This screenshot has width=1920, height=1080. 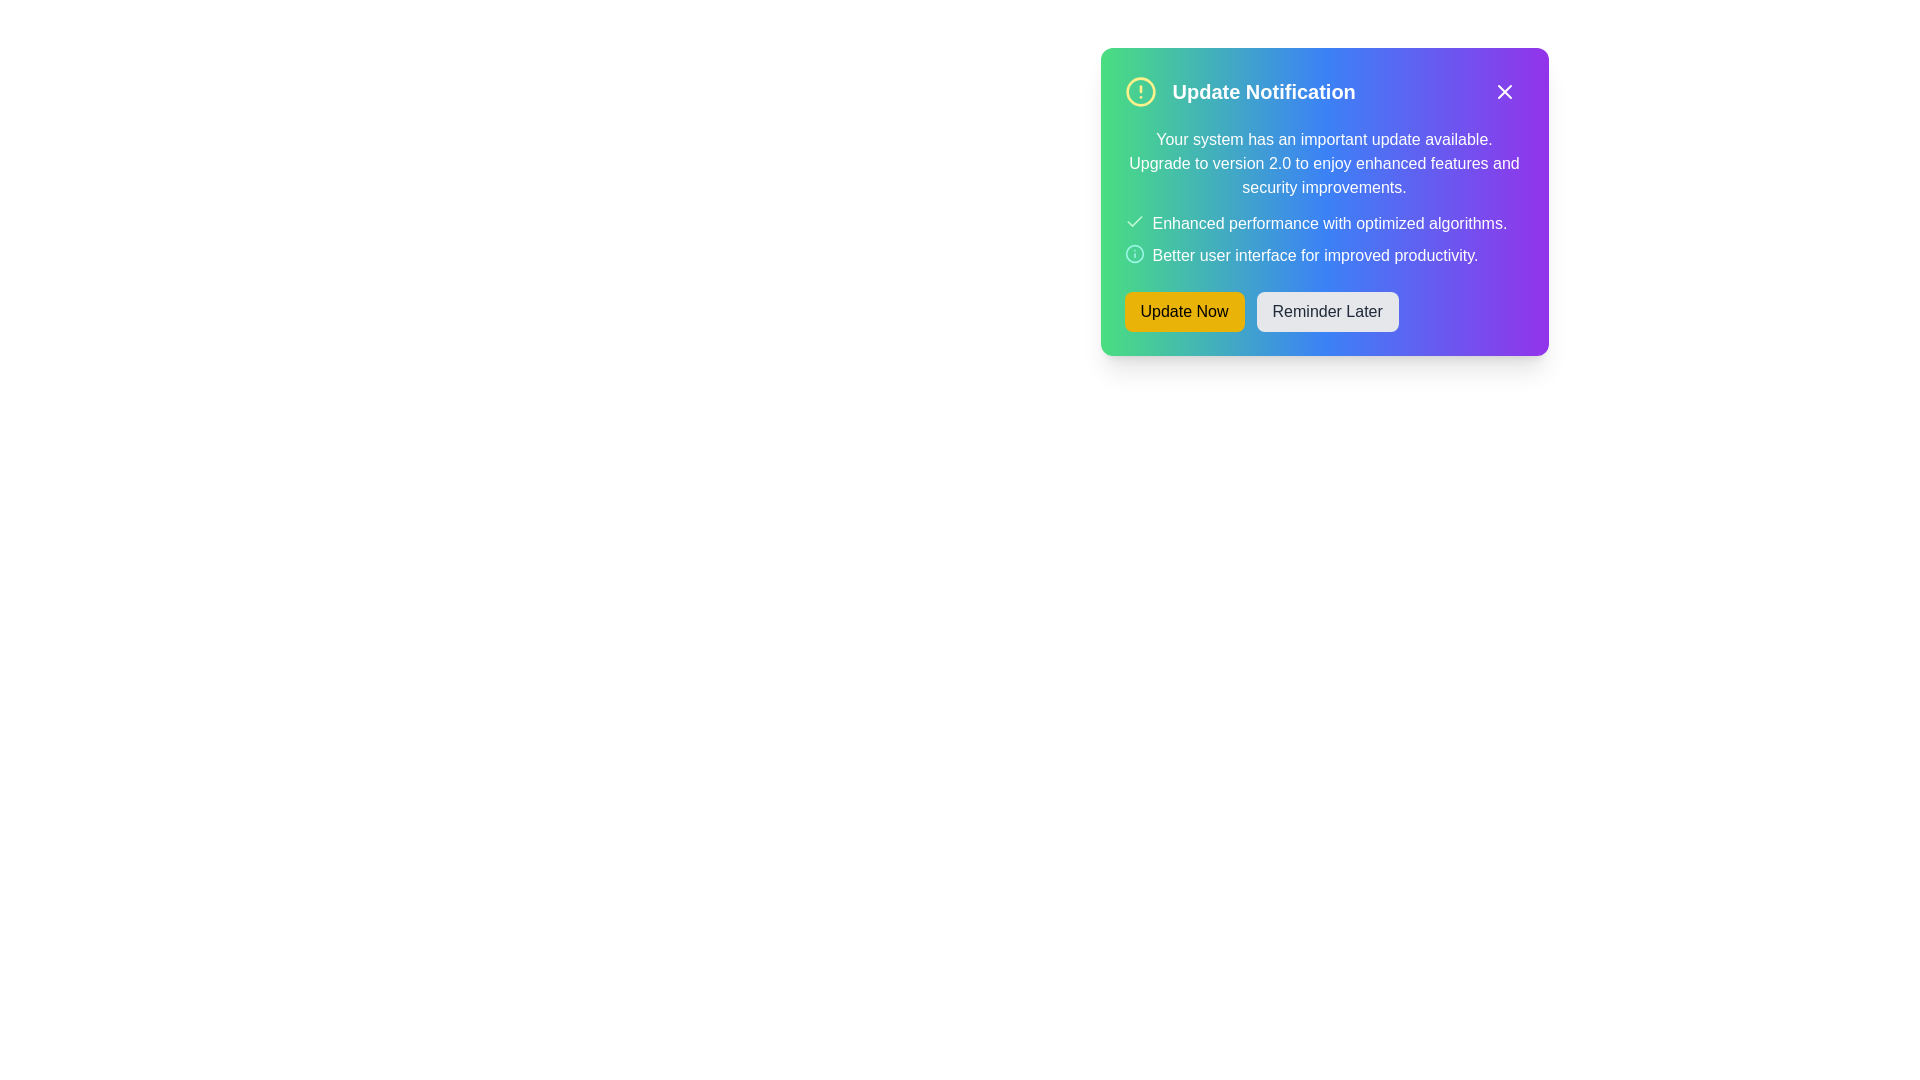 What do you see at coordinates (1239, 92) in the screenshot?
I see `the Text Block with Icon at the top-left corner of the notification card to enhance readability` at bounding box center [1239, 92].